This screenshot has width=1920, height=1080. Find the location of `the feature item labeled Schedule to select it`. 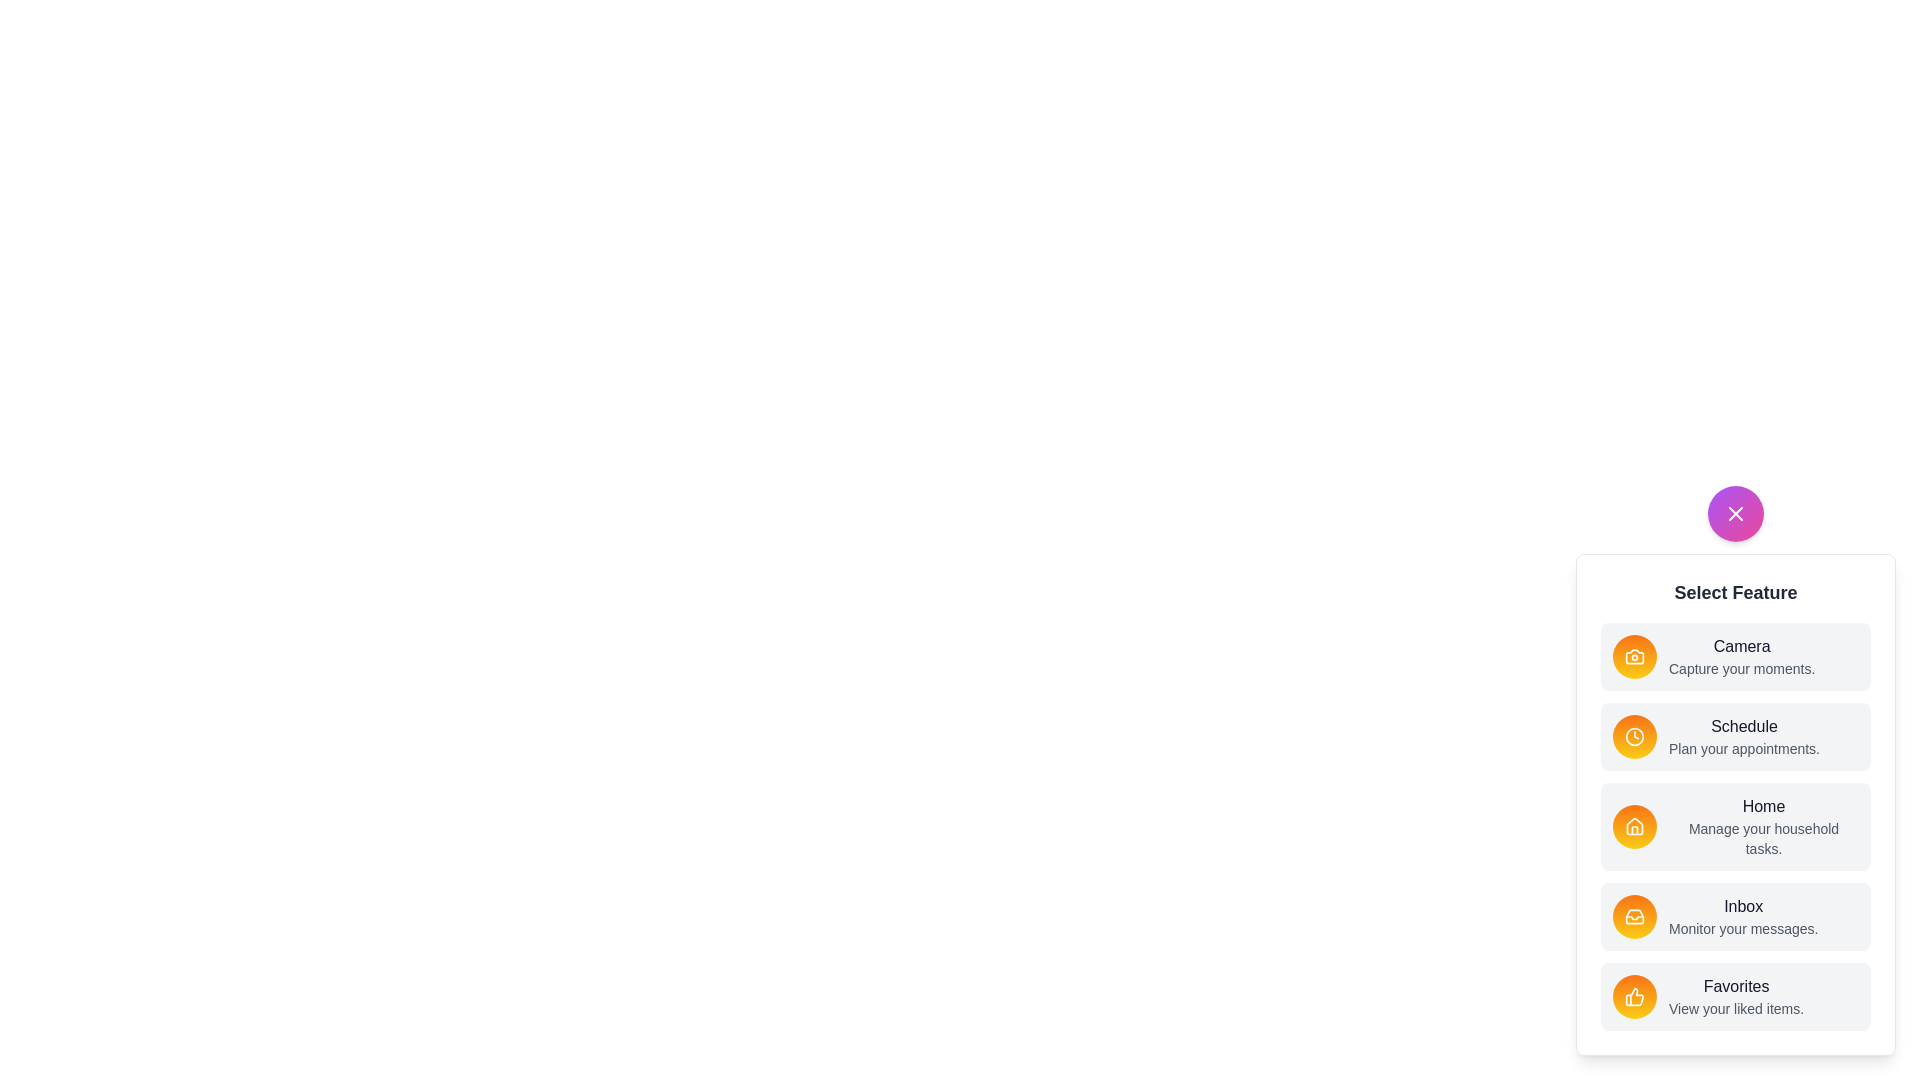

the feature item labeled Schedule to select it is located at coordinates (1735, 736).